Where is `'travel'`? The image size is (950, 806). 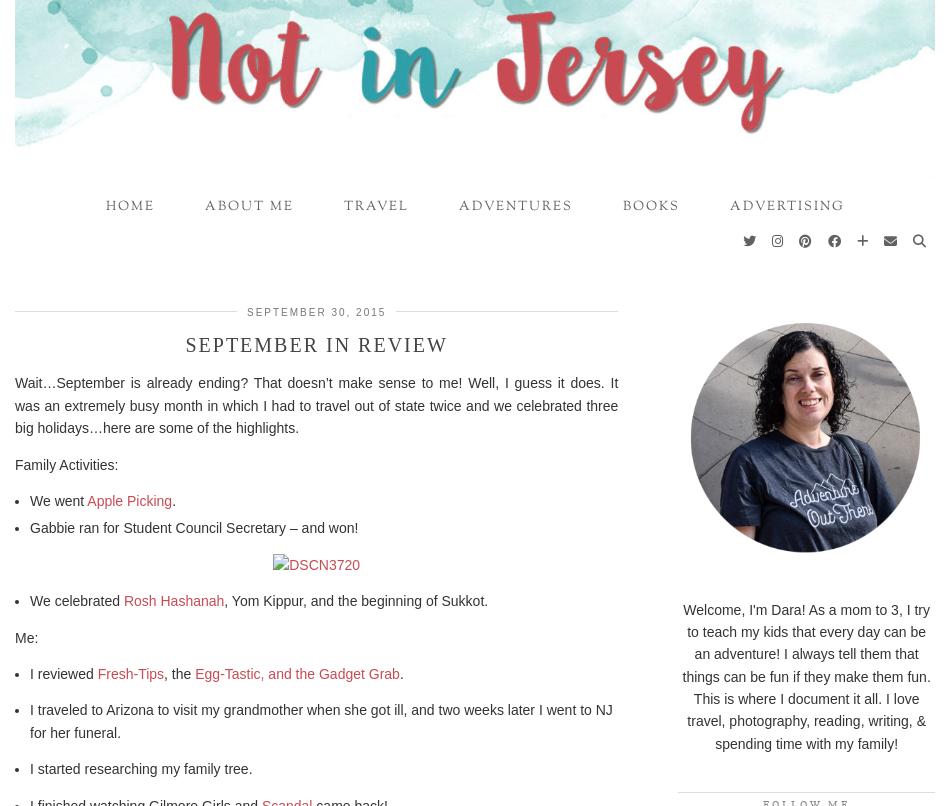
'travel' is located at coordinates (342, 205).